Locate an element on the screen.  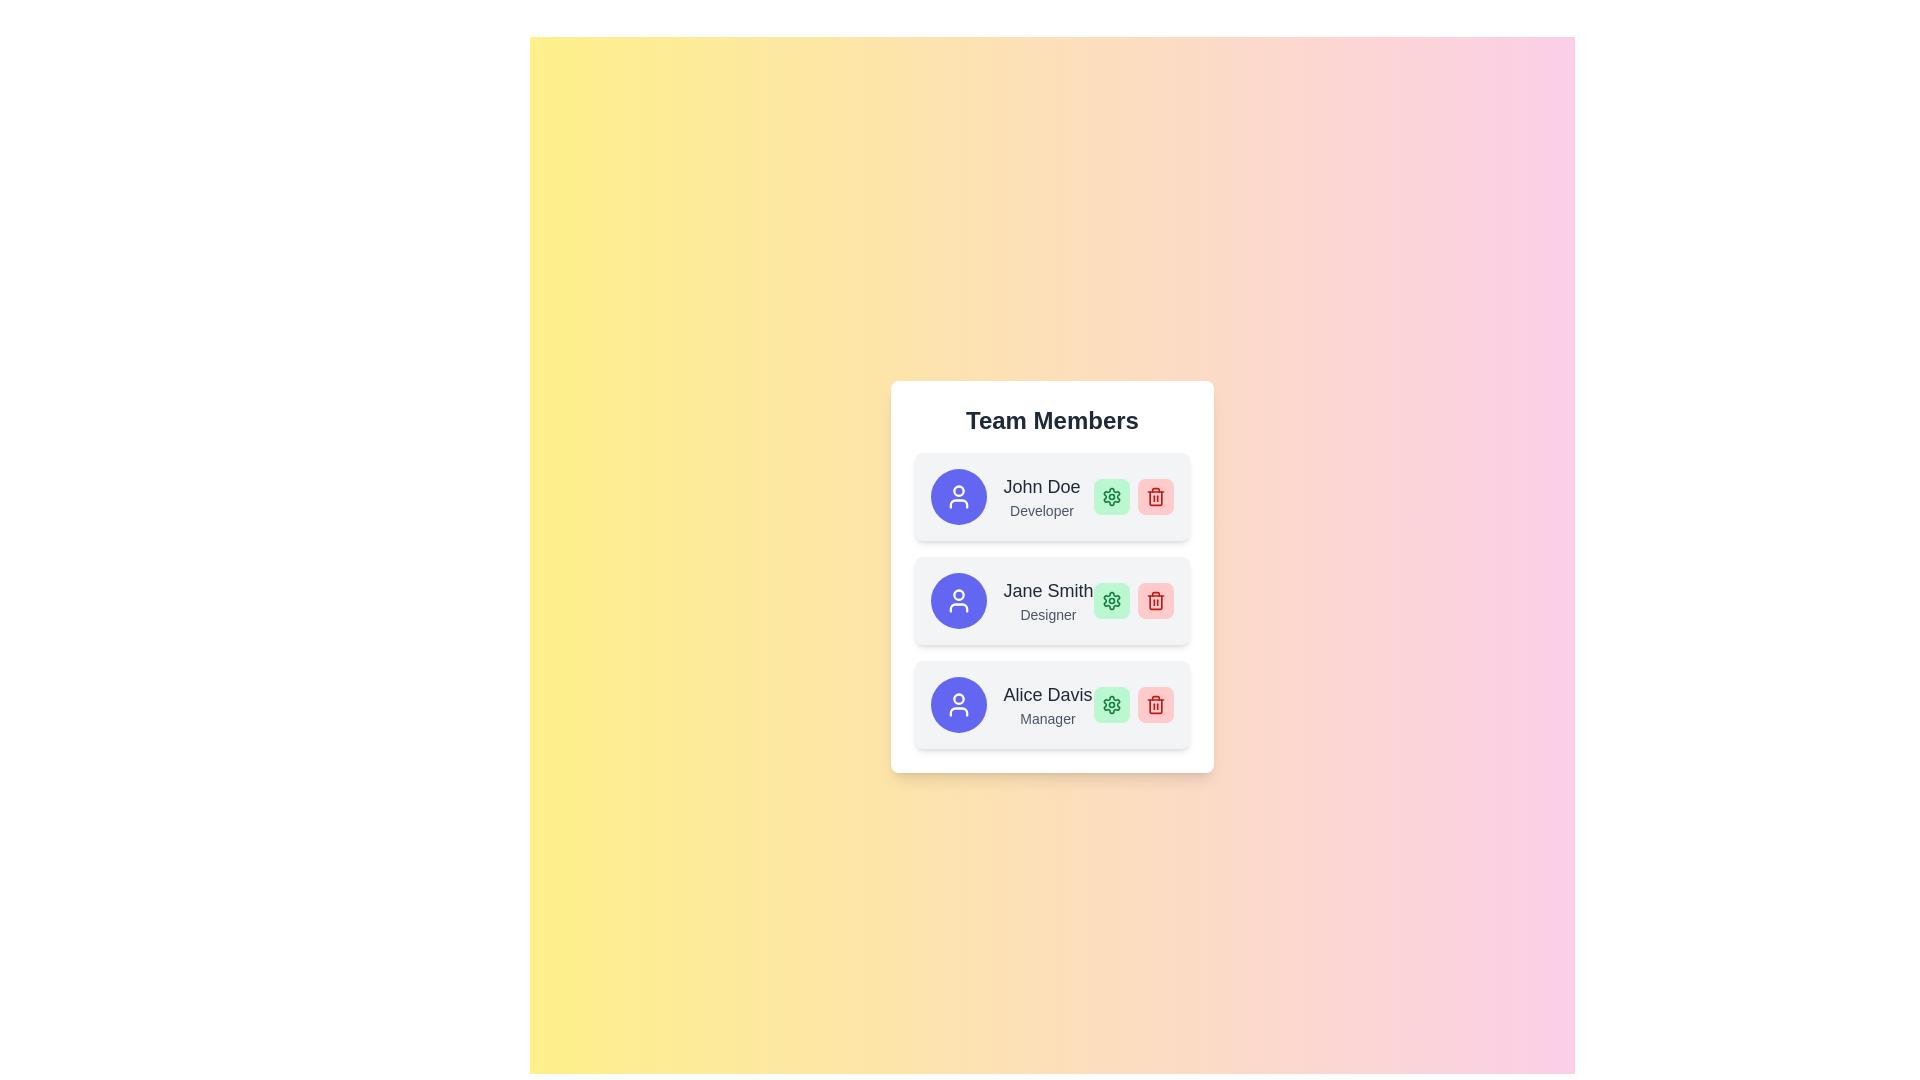
the text label displaying 'Alice Davis', which is styled with a larger font size and bold appearance, located in the lower section of the card in the 'Team Members' list is located at coordinates (1046, 693).